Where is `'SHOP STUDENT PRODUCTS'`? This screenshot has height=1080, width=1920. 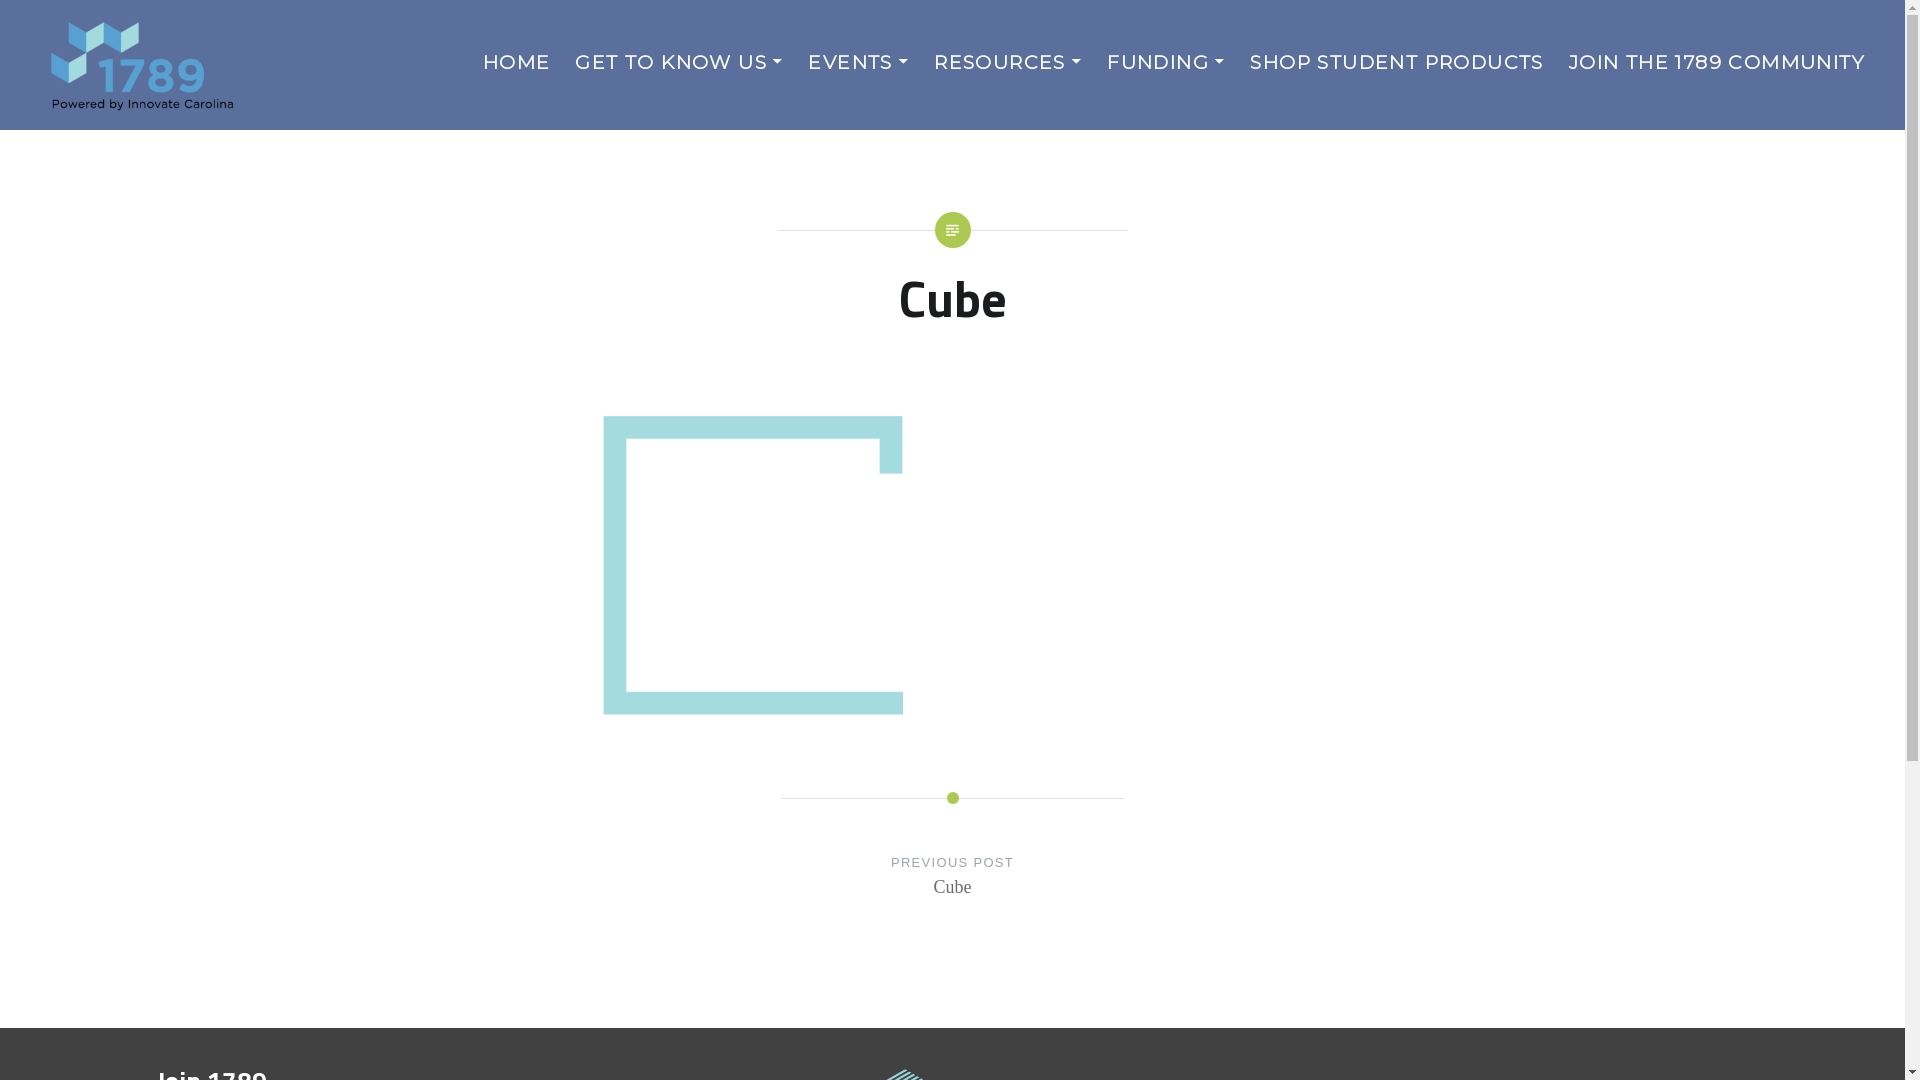
'SHOP STUDENT PRODUCTS' is located at coordinates (1395, 61).